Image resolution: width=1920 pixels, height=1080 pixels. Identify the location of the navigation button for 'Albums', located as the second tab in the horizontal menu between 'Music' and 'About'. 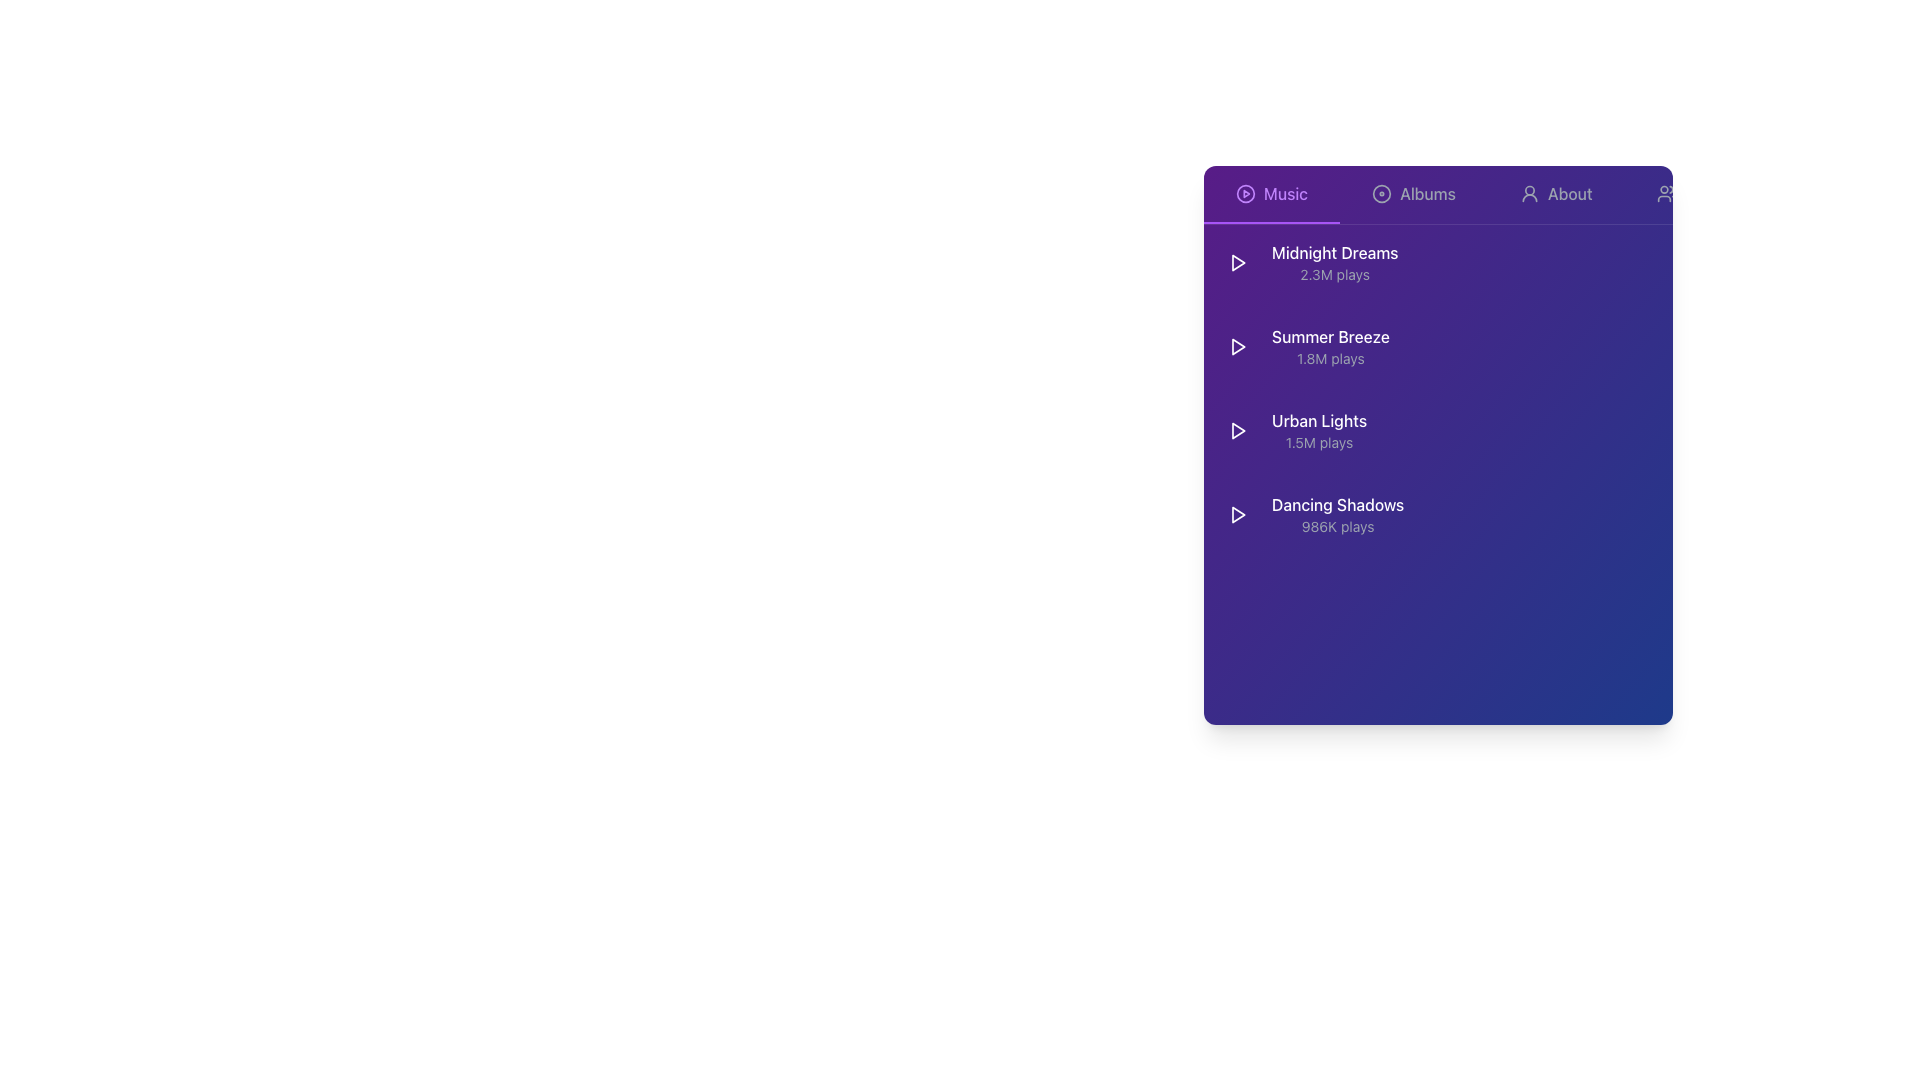
(1413, 195).